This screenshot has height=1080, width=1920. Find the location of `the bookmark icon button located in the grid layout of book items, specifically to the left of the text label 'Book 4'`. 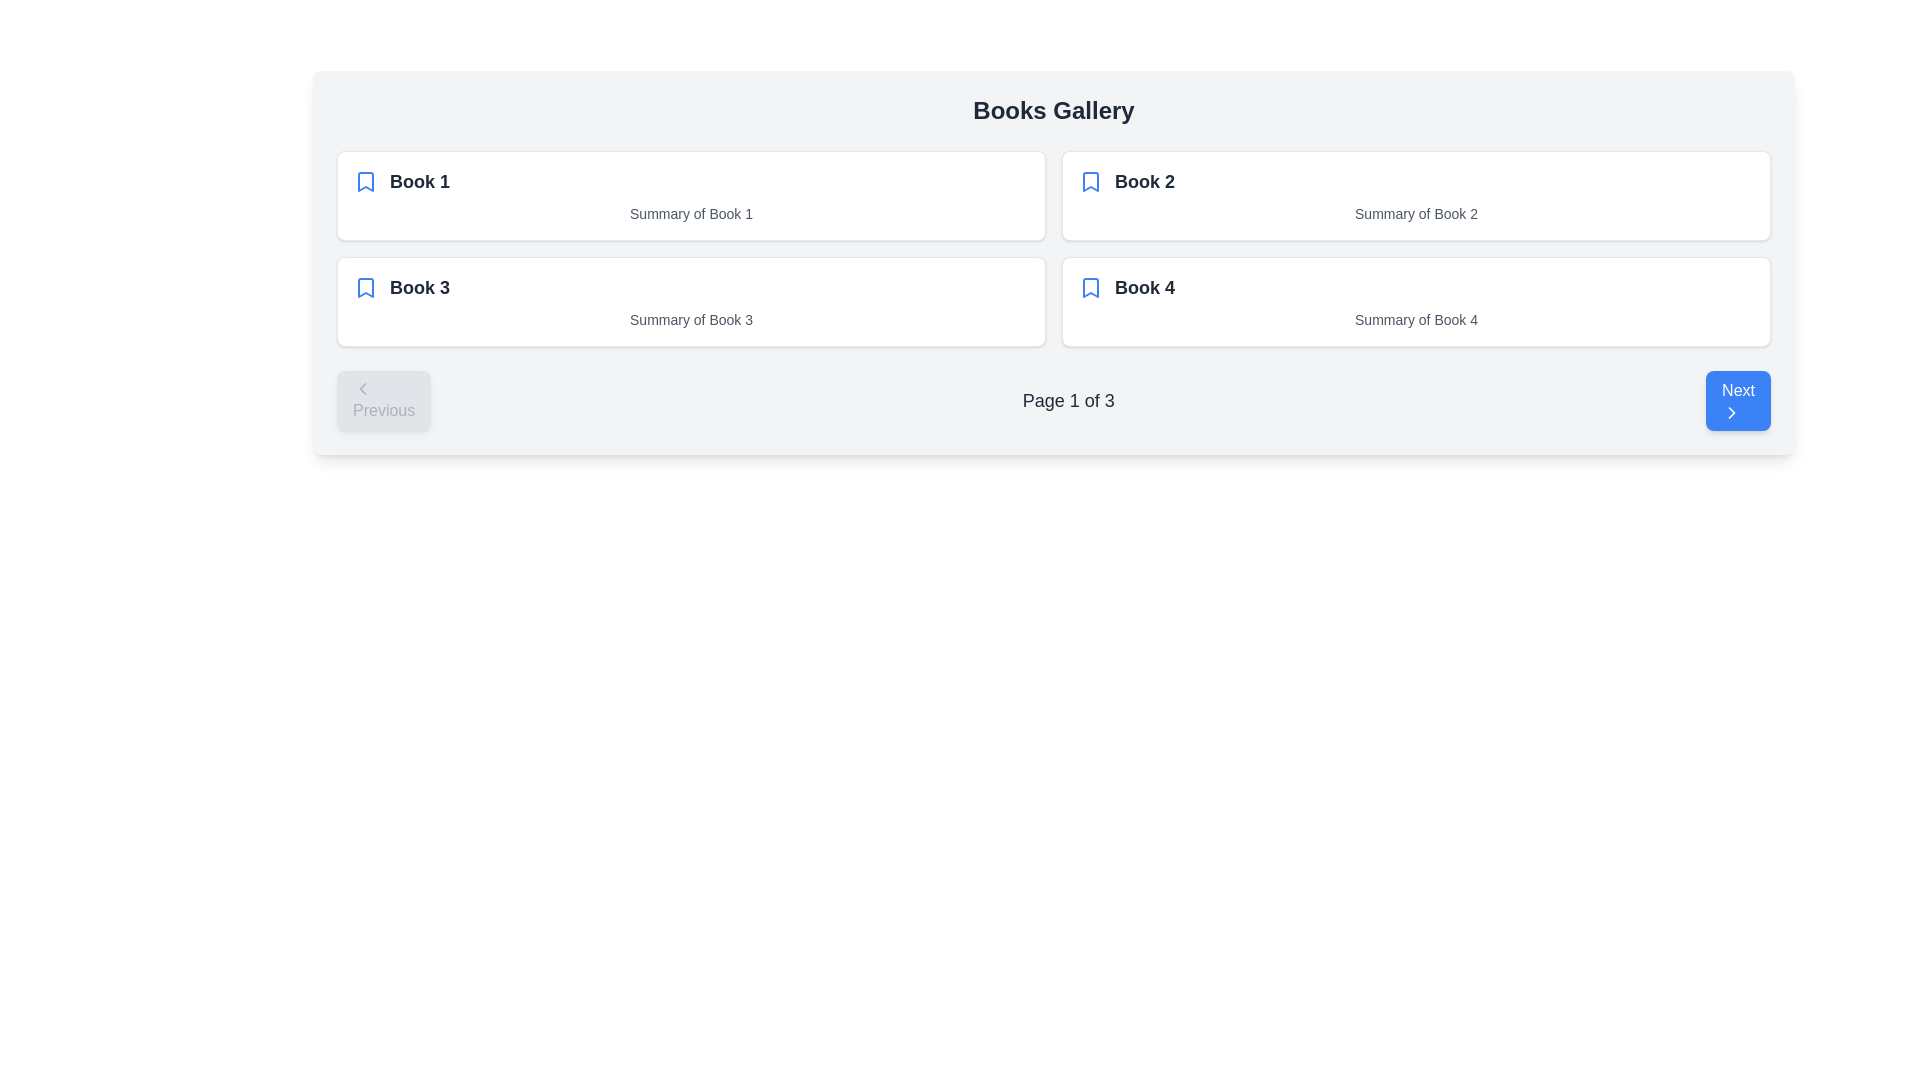

the bookmark icon button located in the grid layout of book items, specifically to the left of the text label 'Book 4' is located at coordinates (1089, 288).